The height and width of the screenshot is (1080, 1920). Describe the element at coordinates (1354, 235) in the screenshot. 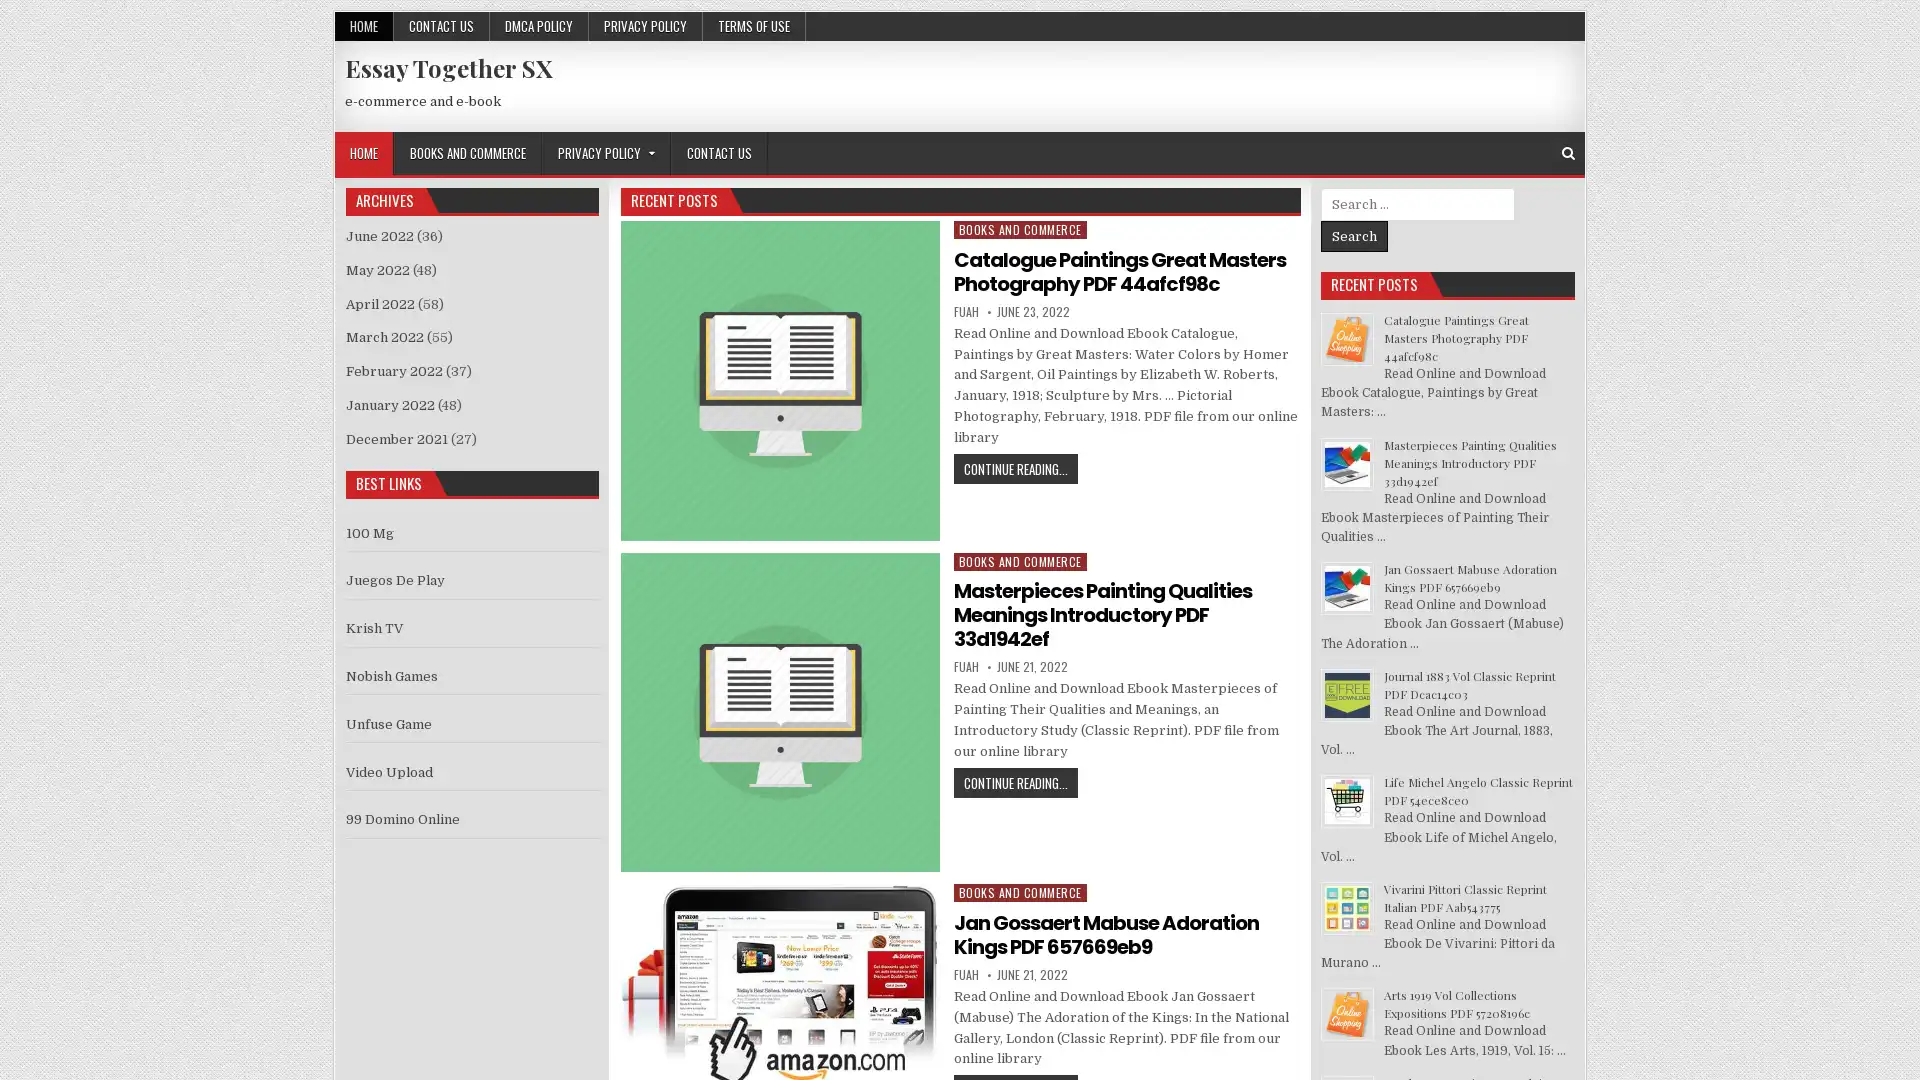

I see `Search` at that location.